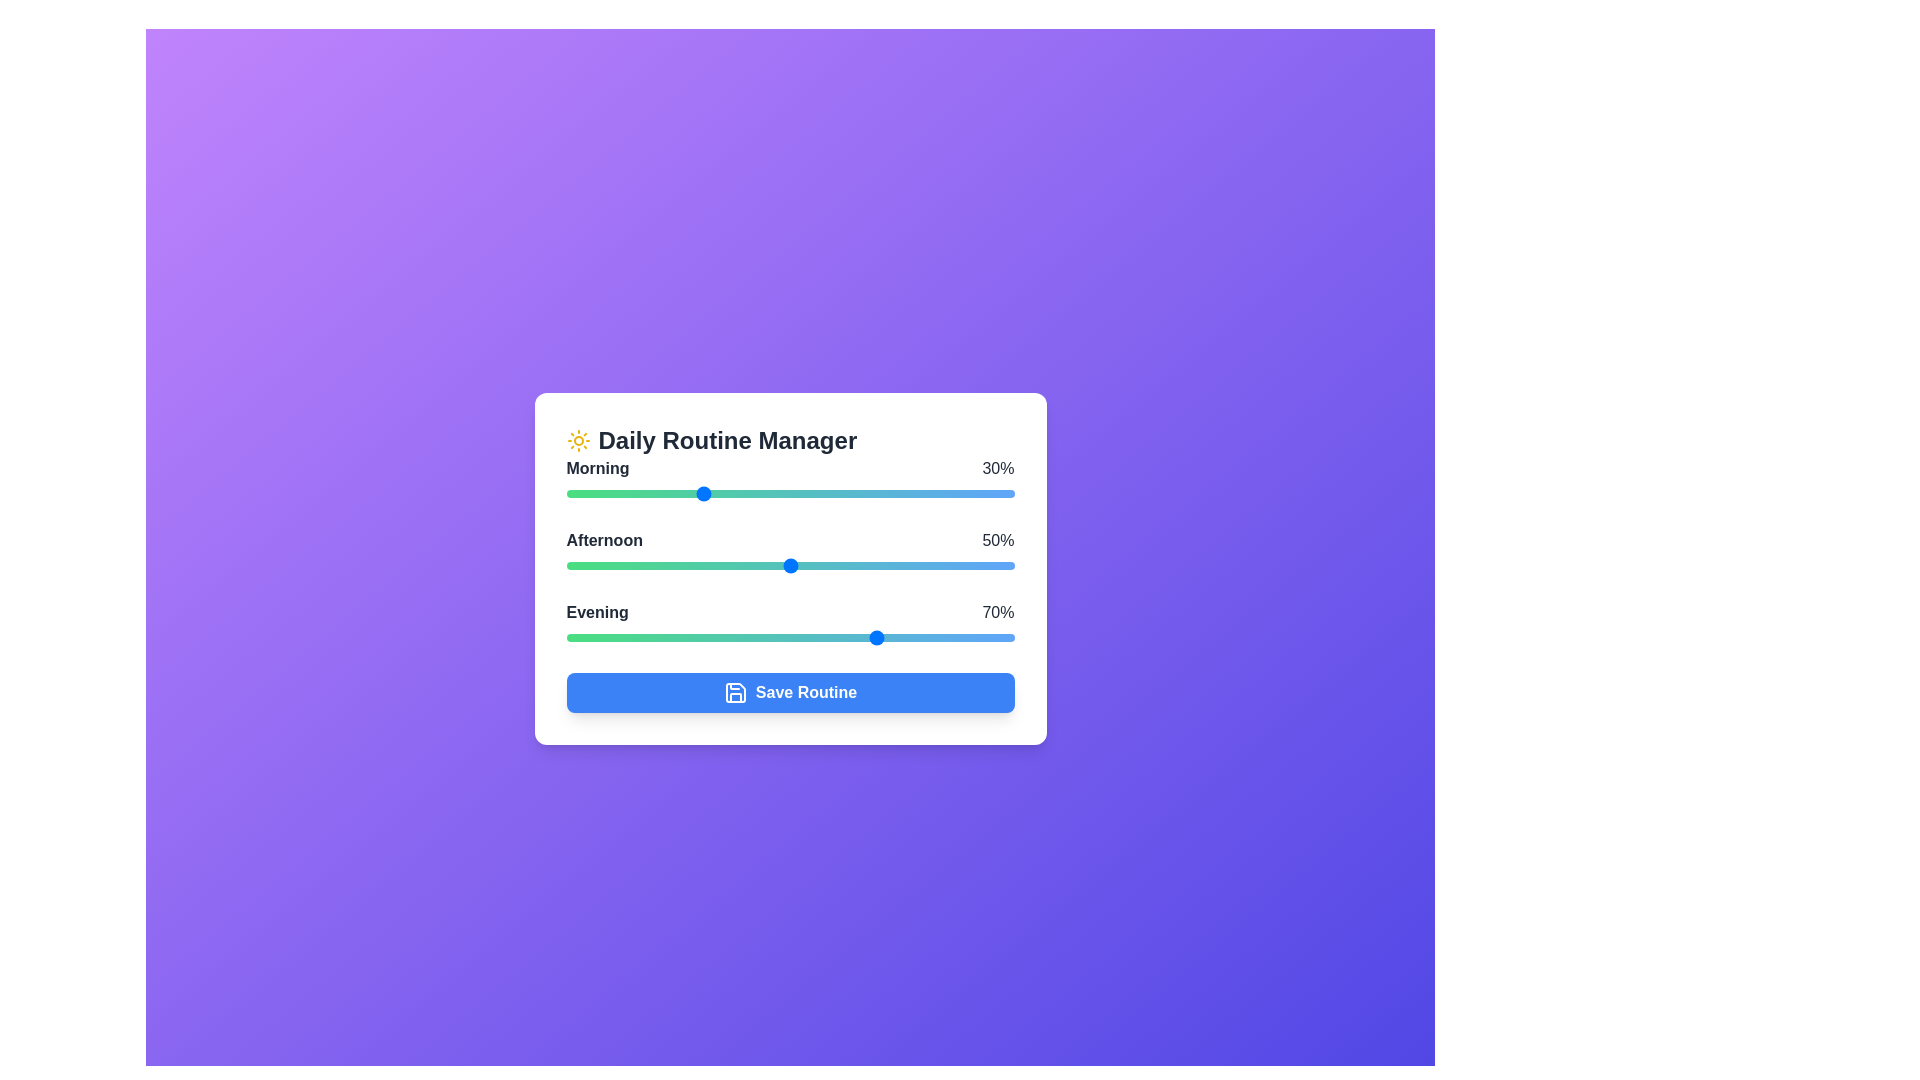 The height and width of the screenshot is (1080, 1920). I want to click on the 'Save Routine' button to save the current task allocations, so click(789, 692).